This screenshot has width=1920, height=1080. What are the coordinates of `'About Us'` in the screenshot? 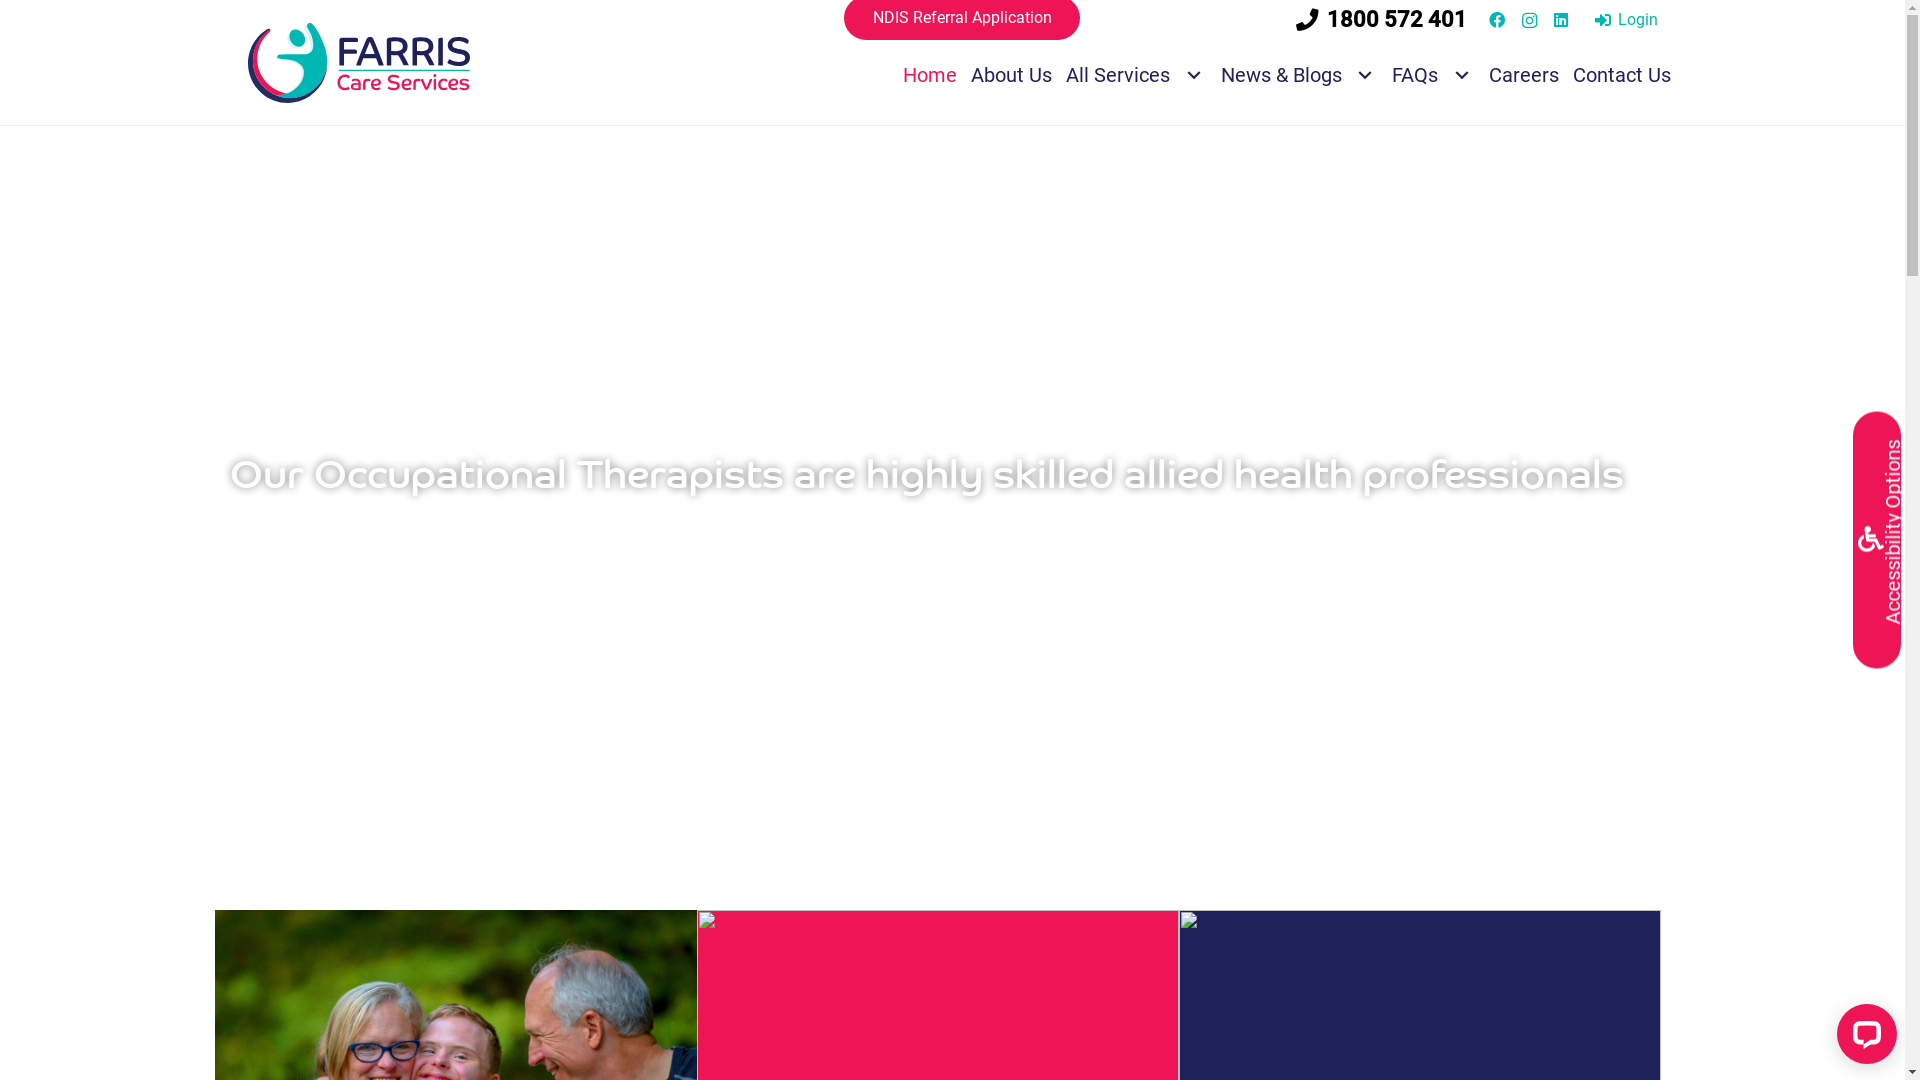 It's located at (1011, 73).